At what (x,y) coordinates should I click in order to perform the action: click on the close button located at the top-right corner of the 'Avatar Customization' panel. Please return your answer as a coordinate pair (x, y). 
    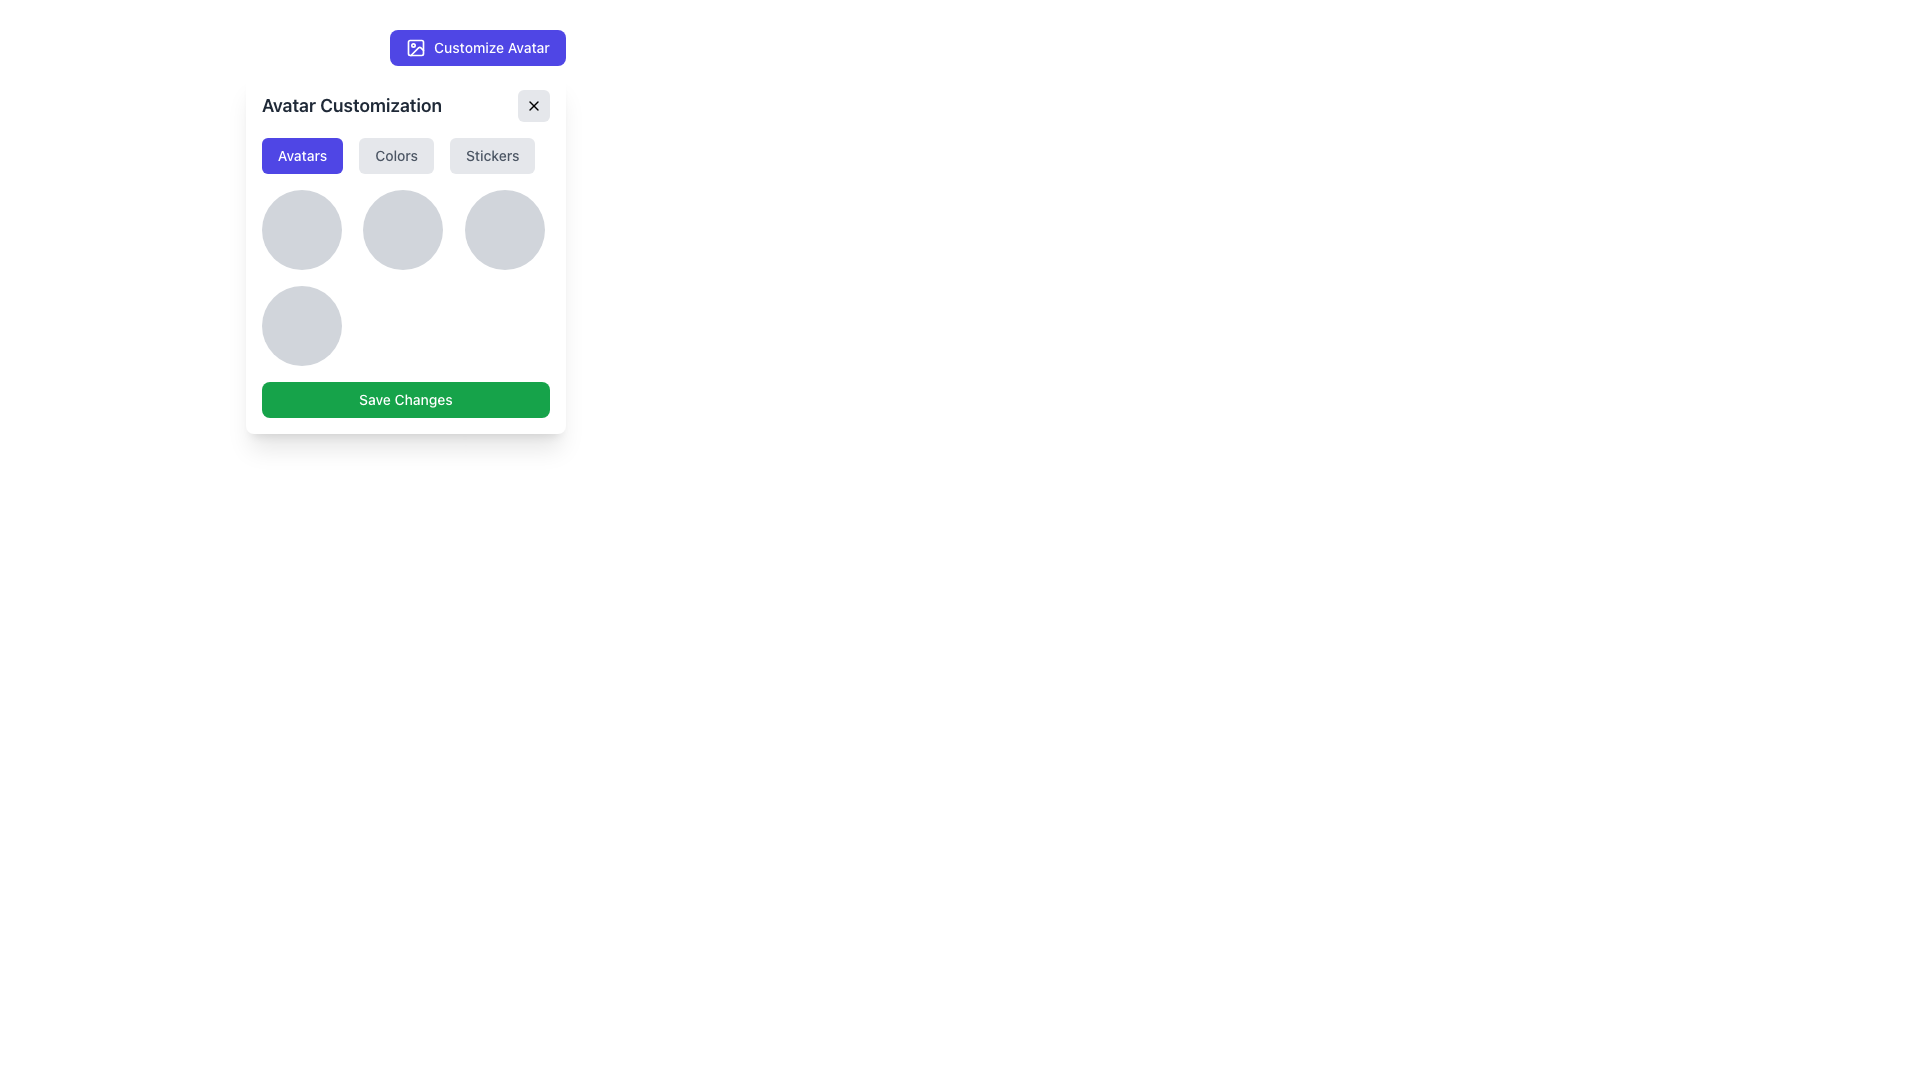
    Looking at the image, I should click on (533, 105).